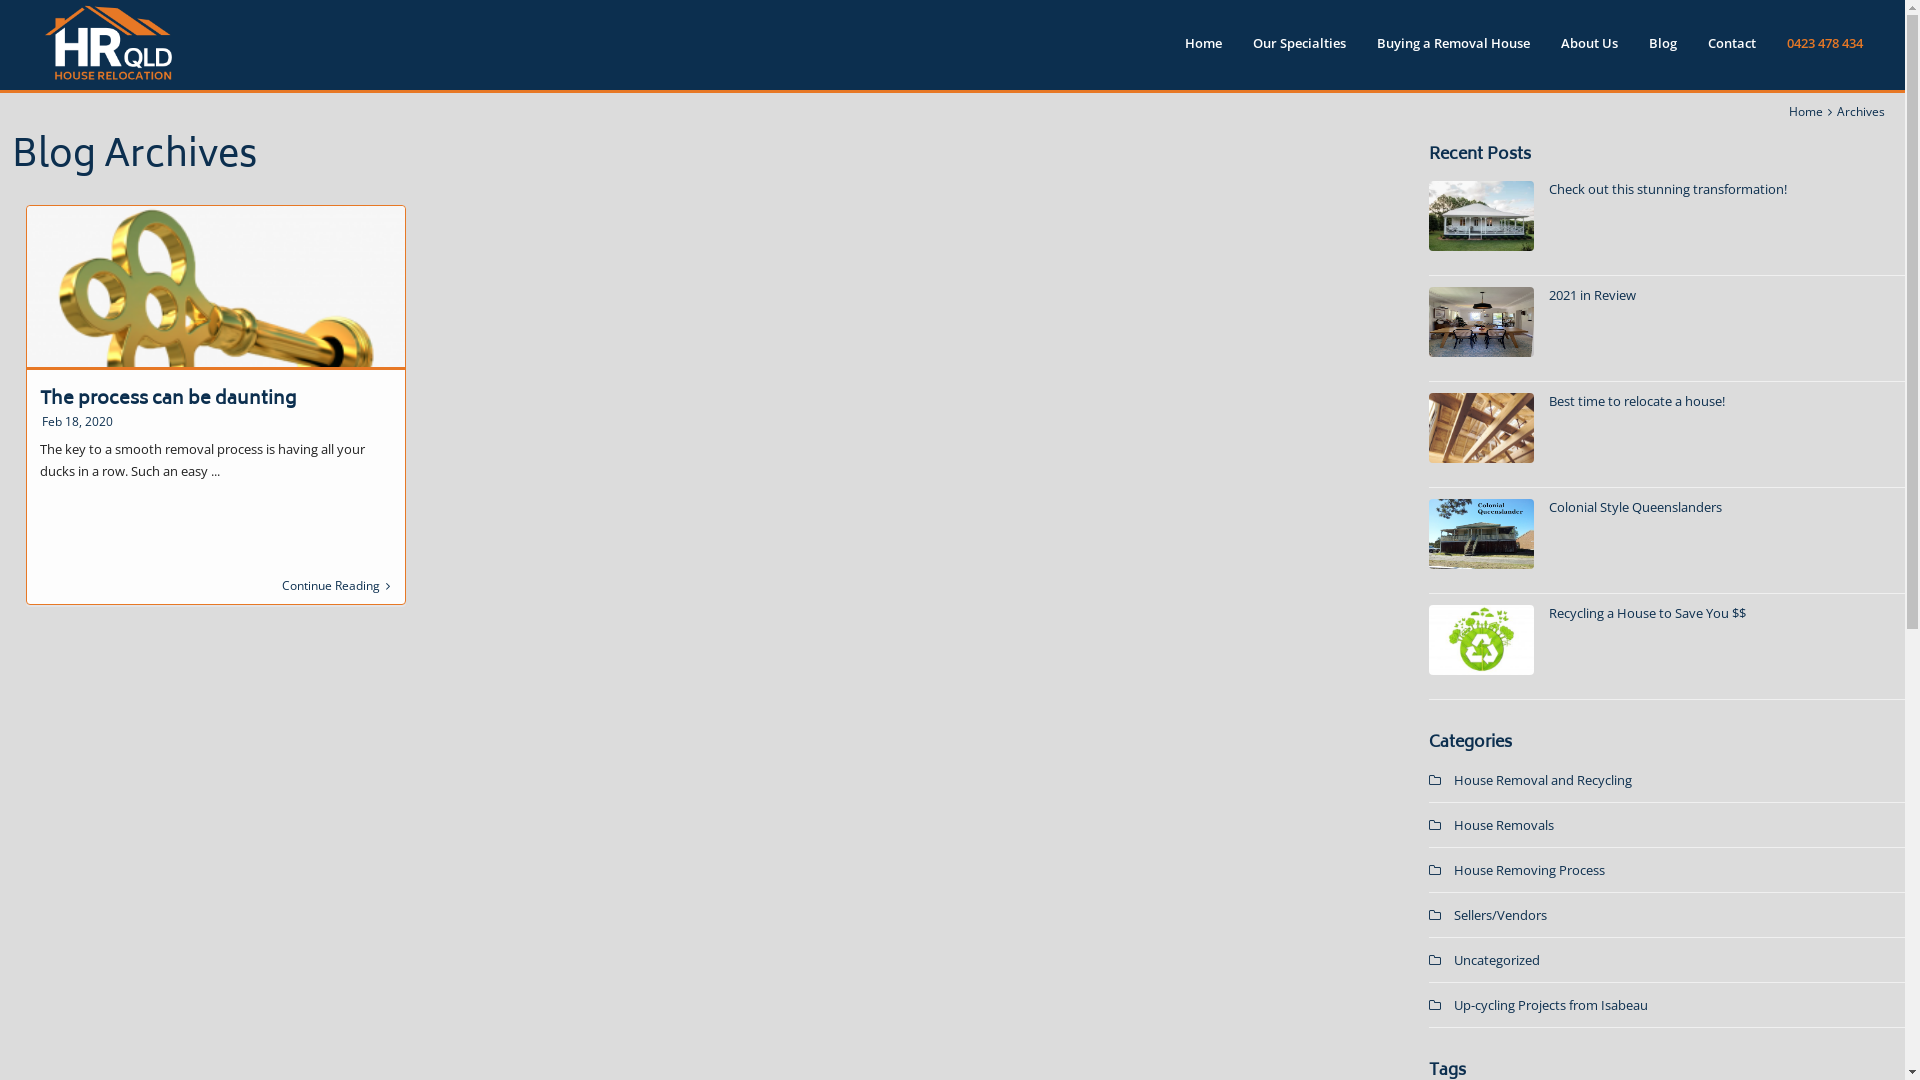 The height and width of the screenshot is (1080, 1920). What do you see at coordinates (1299, 49) in the screenshot?
I see `'Our Specialties'` at bounding box center [1299, 49].